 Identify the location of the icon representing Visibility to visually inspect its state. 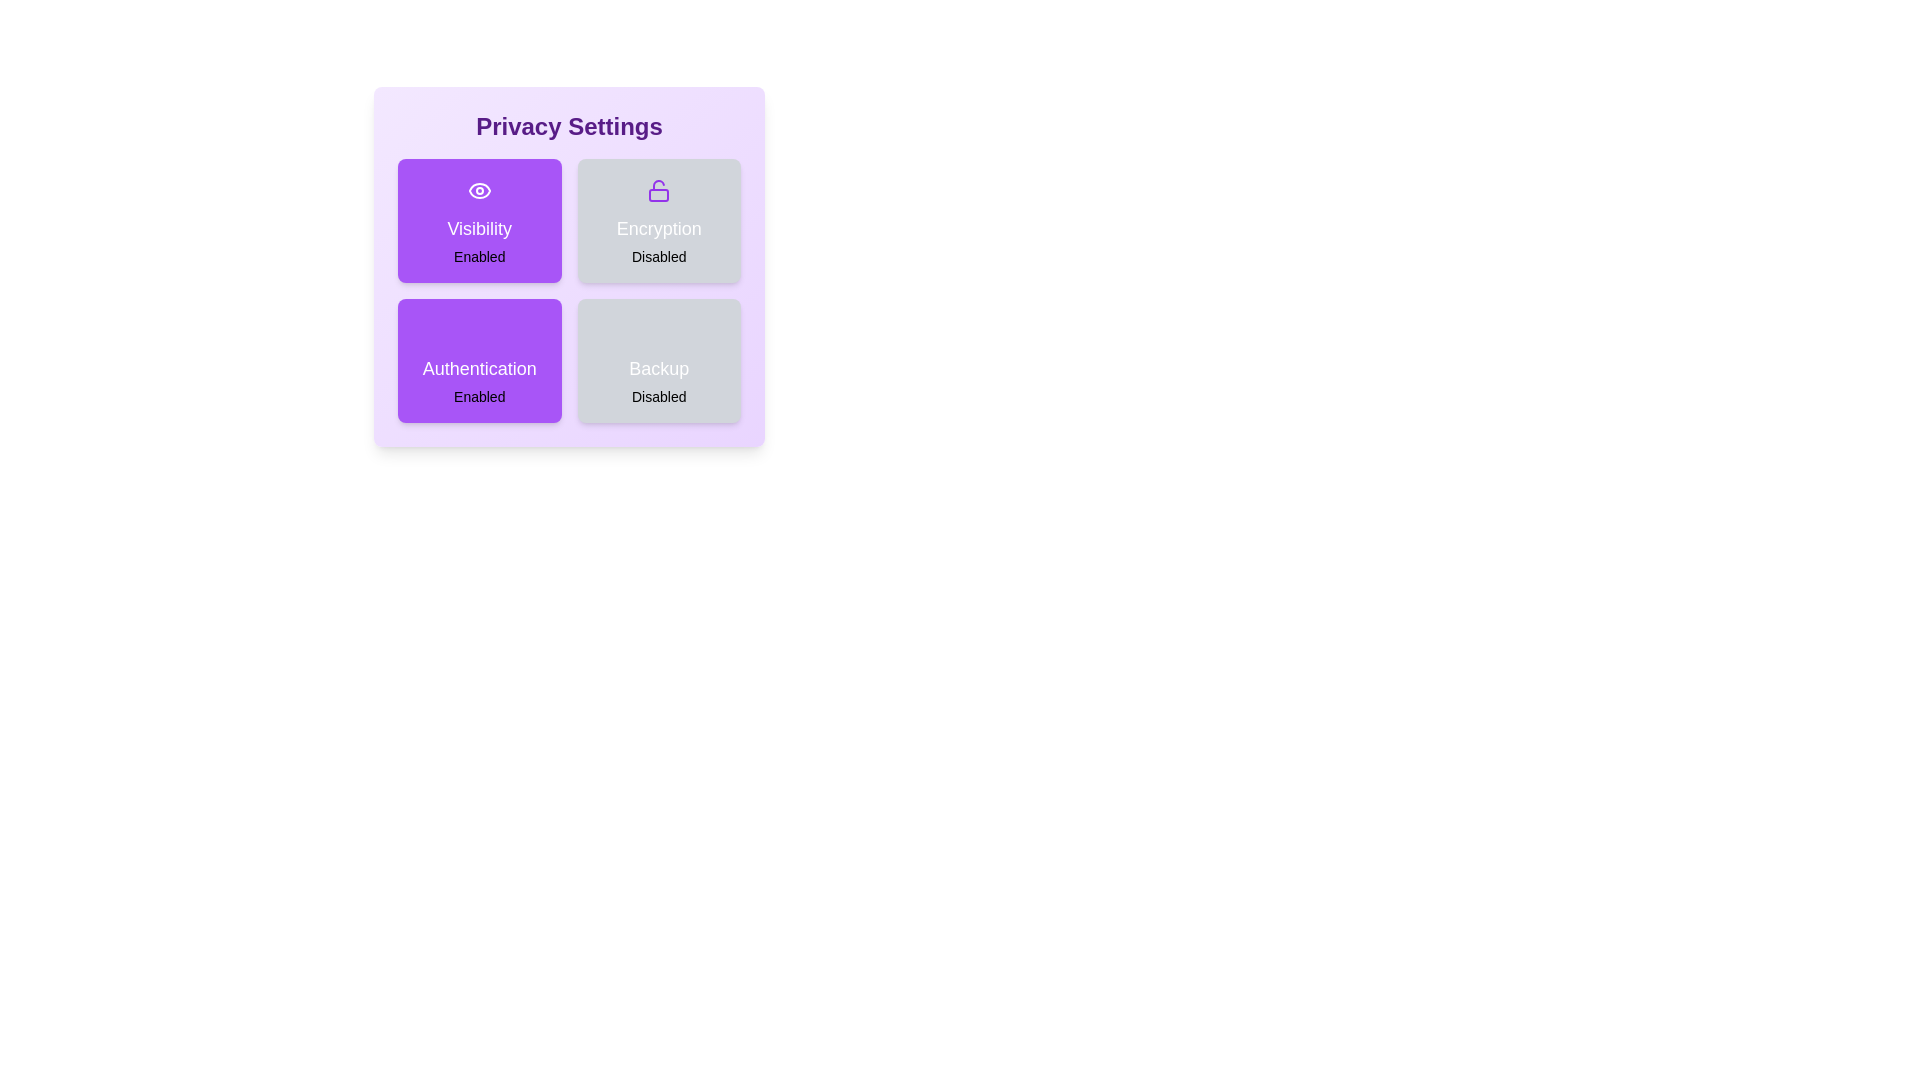
(478, 191).